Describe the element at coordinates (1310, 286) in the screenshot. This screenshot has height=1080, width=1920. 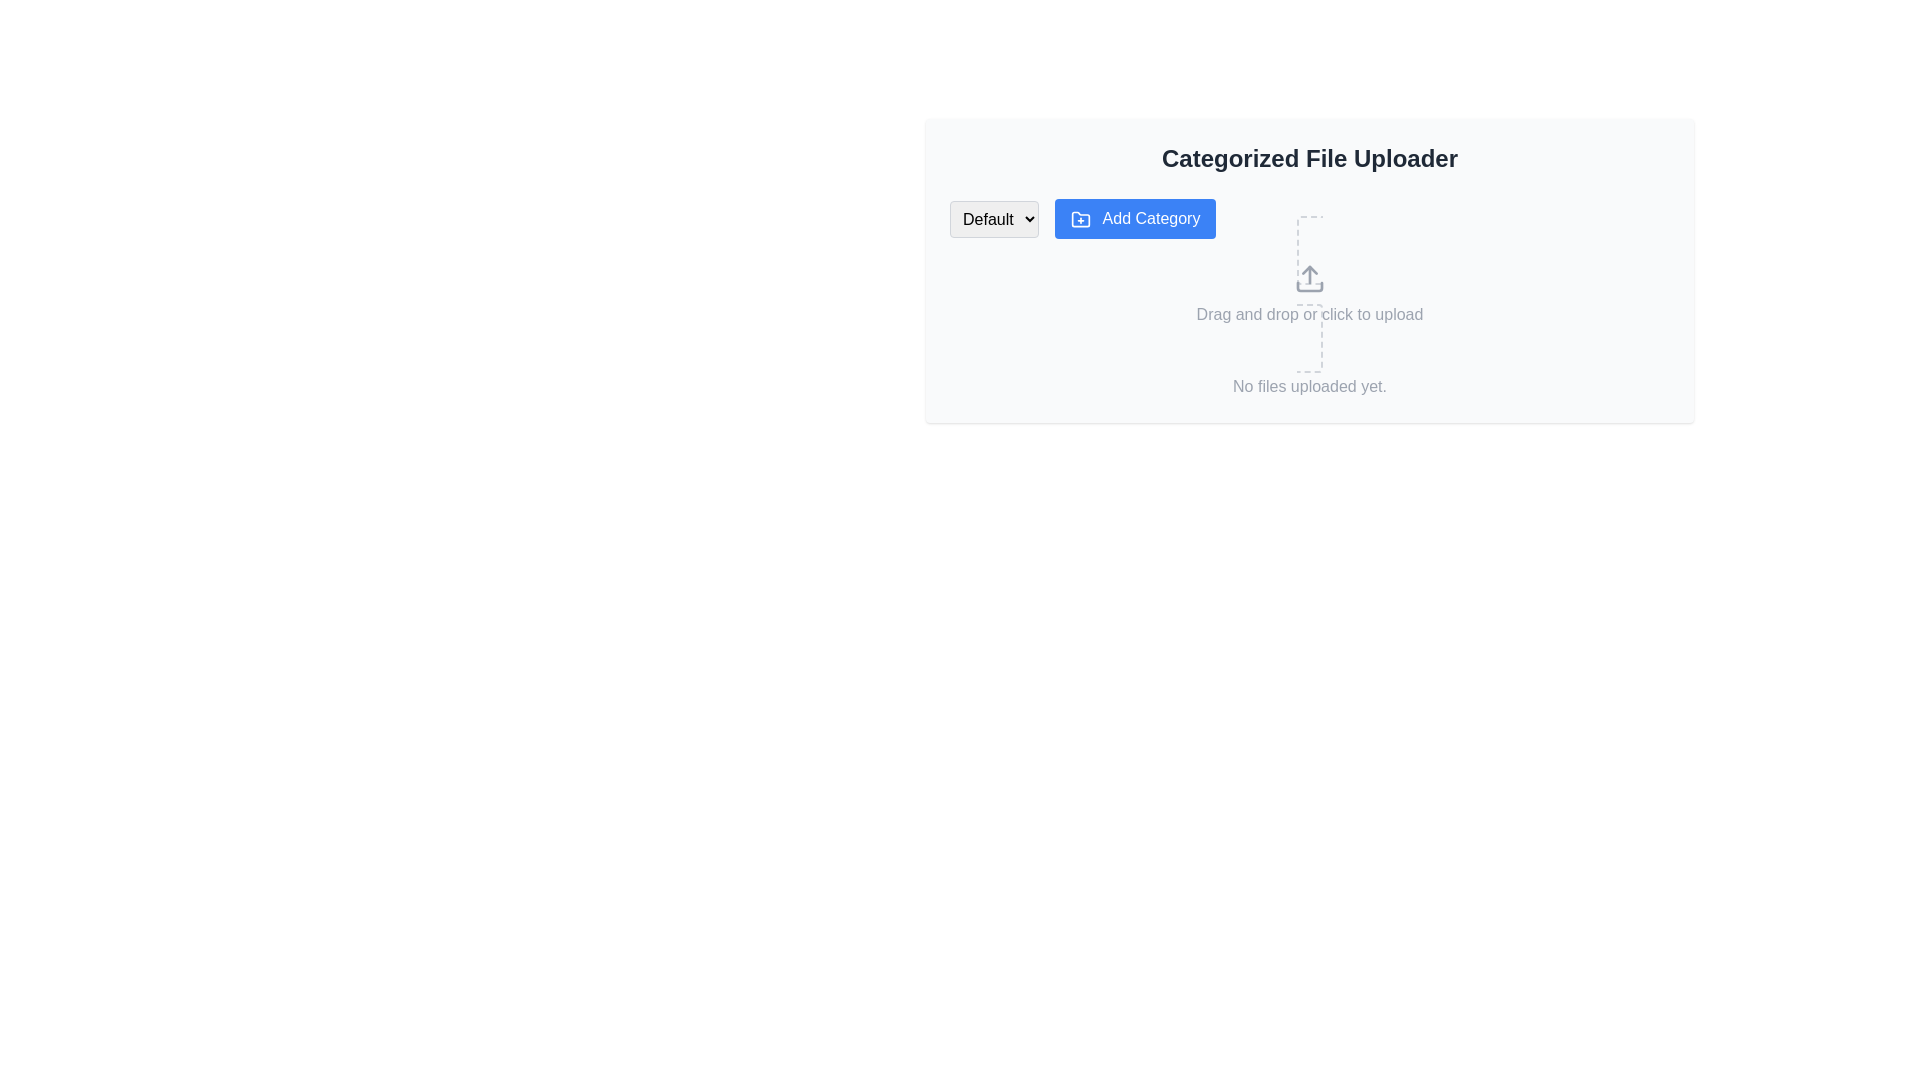
I see `the lower section of the outlined upload icon, which is represented by a rectangle with rounded edges that completes the upload symbol` at that location.